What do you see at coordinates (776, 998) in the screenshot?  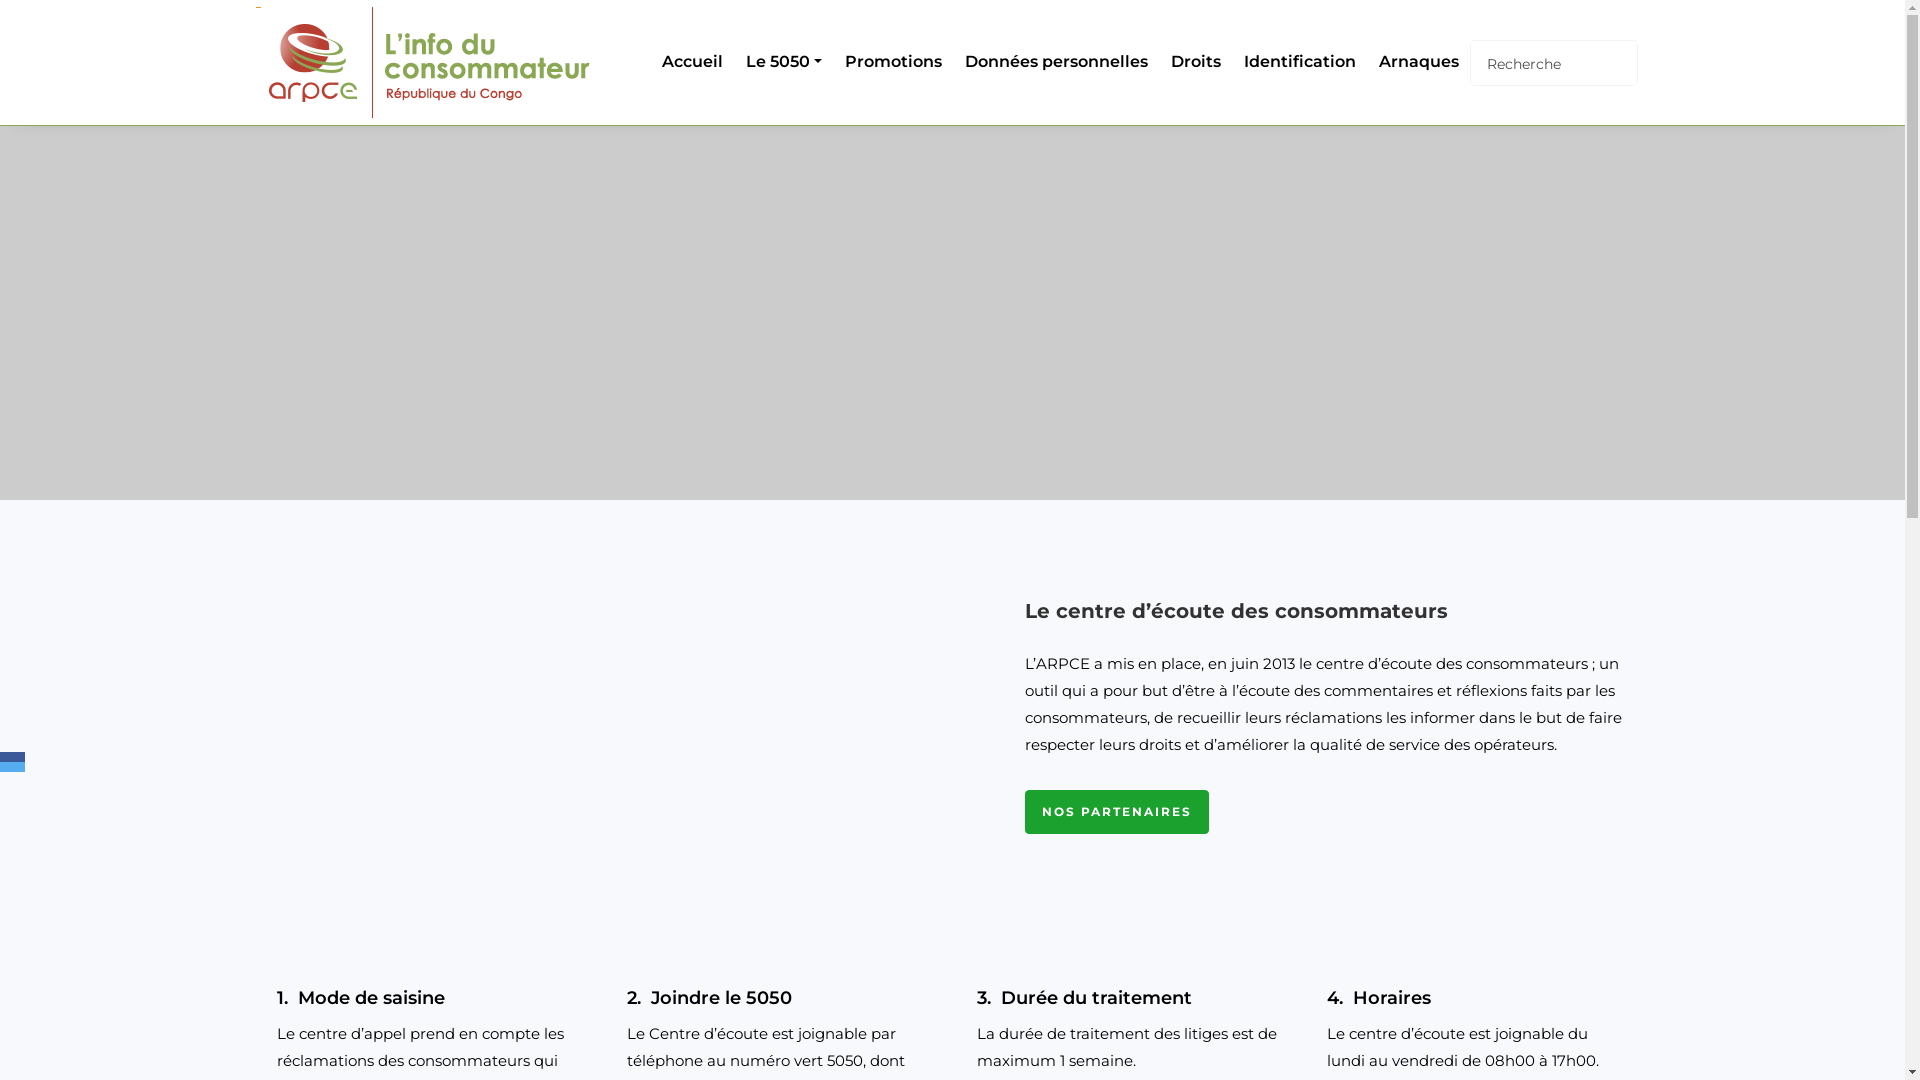 I see `'2.  Joindre le 5050'` at bounding box center [776, 998].